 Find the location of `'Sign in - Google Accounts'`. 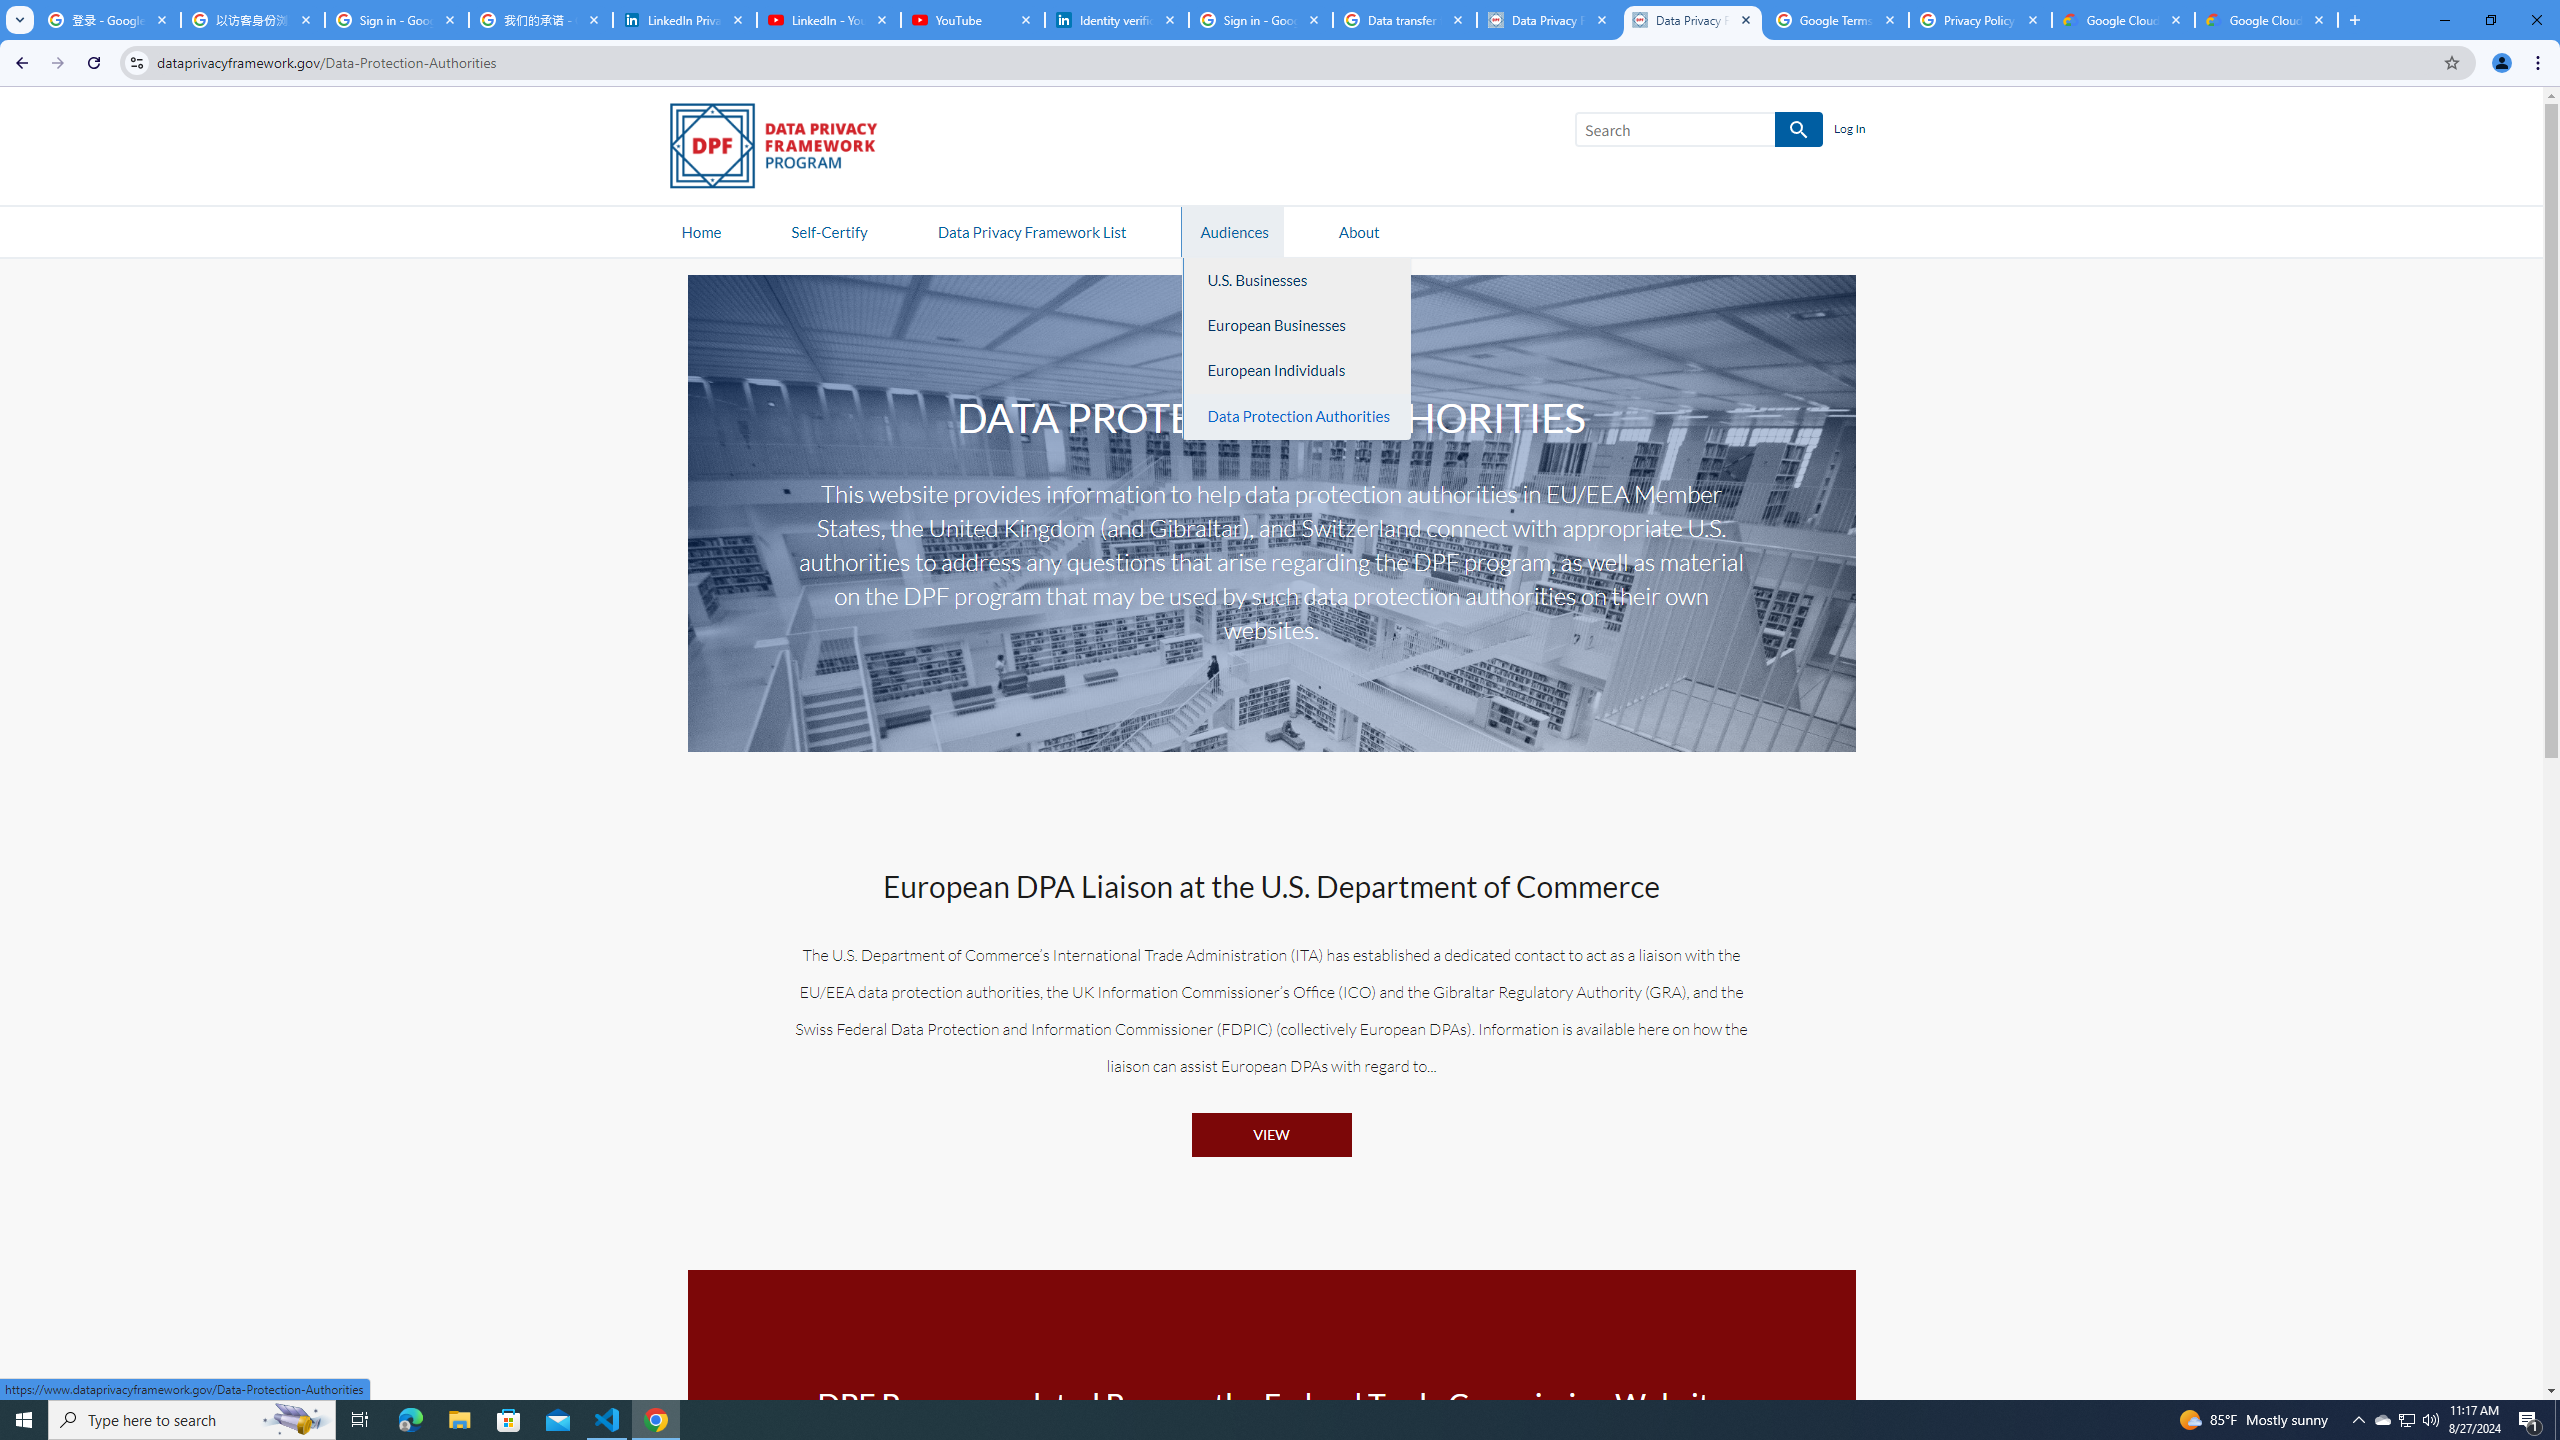

'Sign in - Google Accounts' is located at coordinates (395, 19).